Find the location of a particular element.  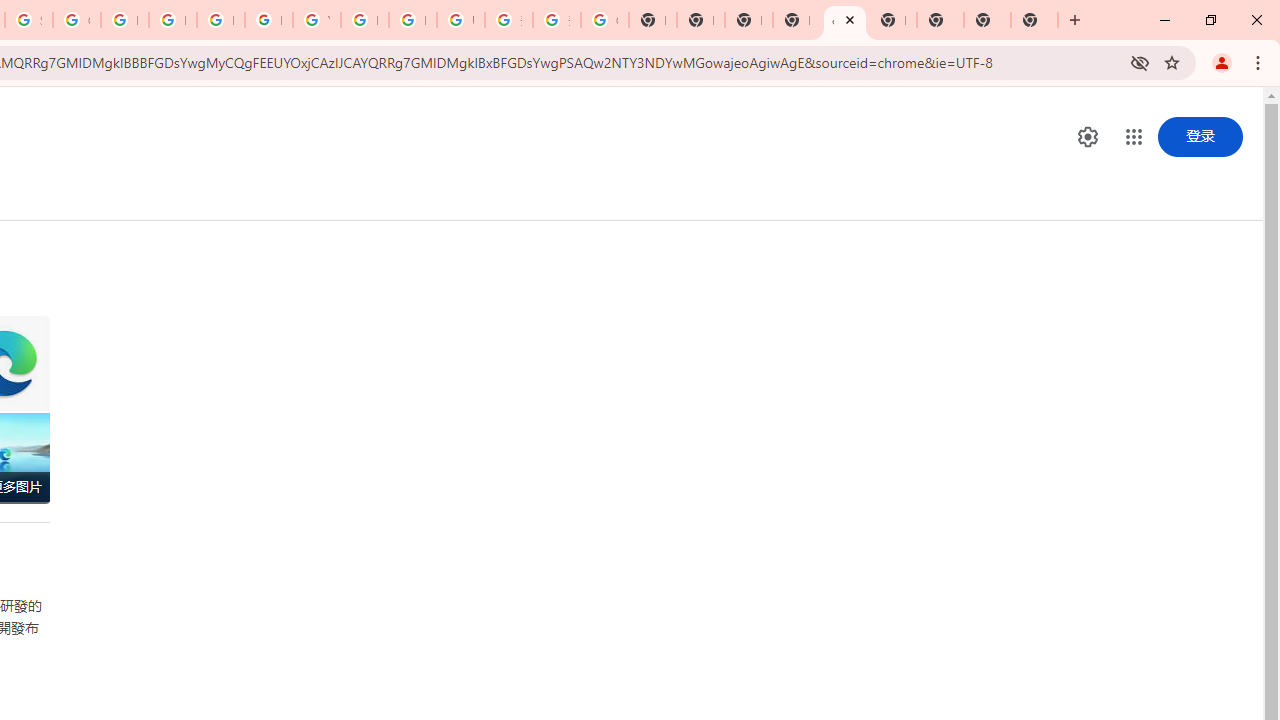

'New Tab' is located at coordinates (1034, 20).